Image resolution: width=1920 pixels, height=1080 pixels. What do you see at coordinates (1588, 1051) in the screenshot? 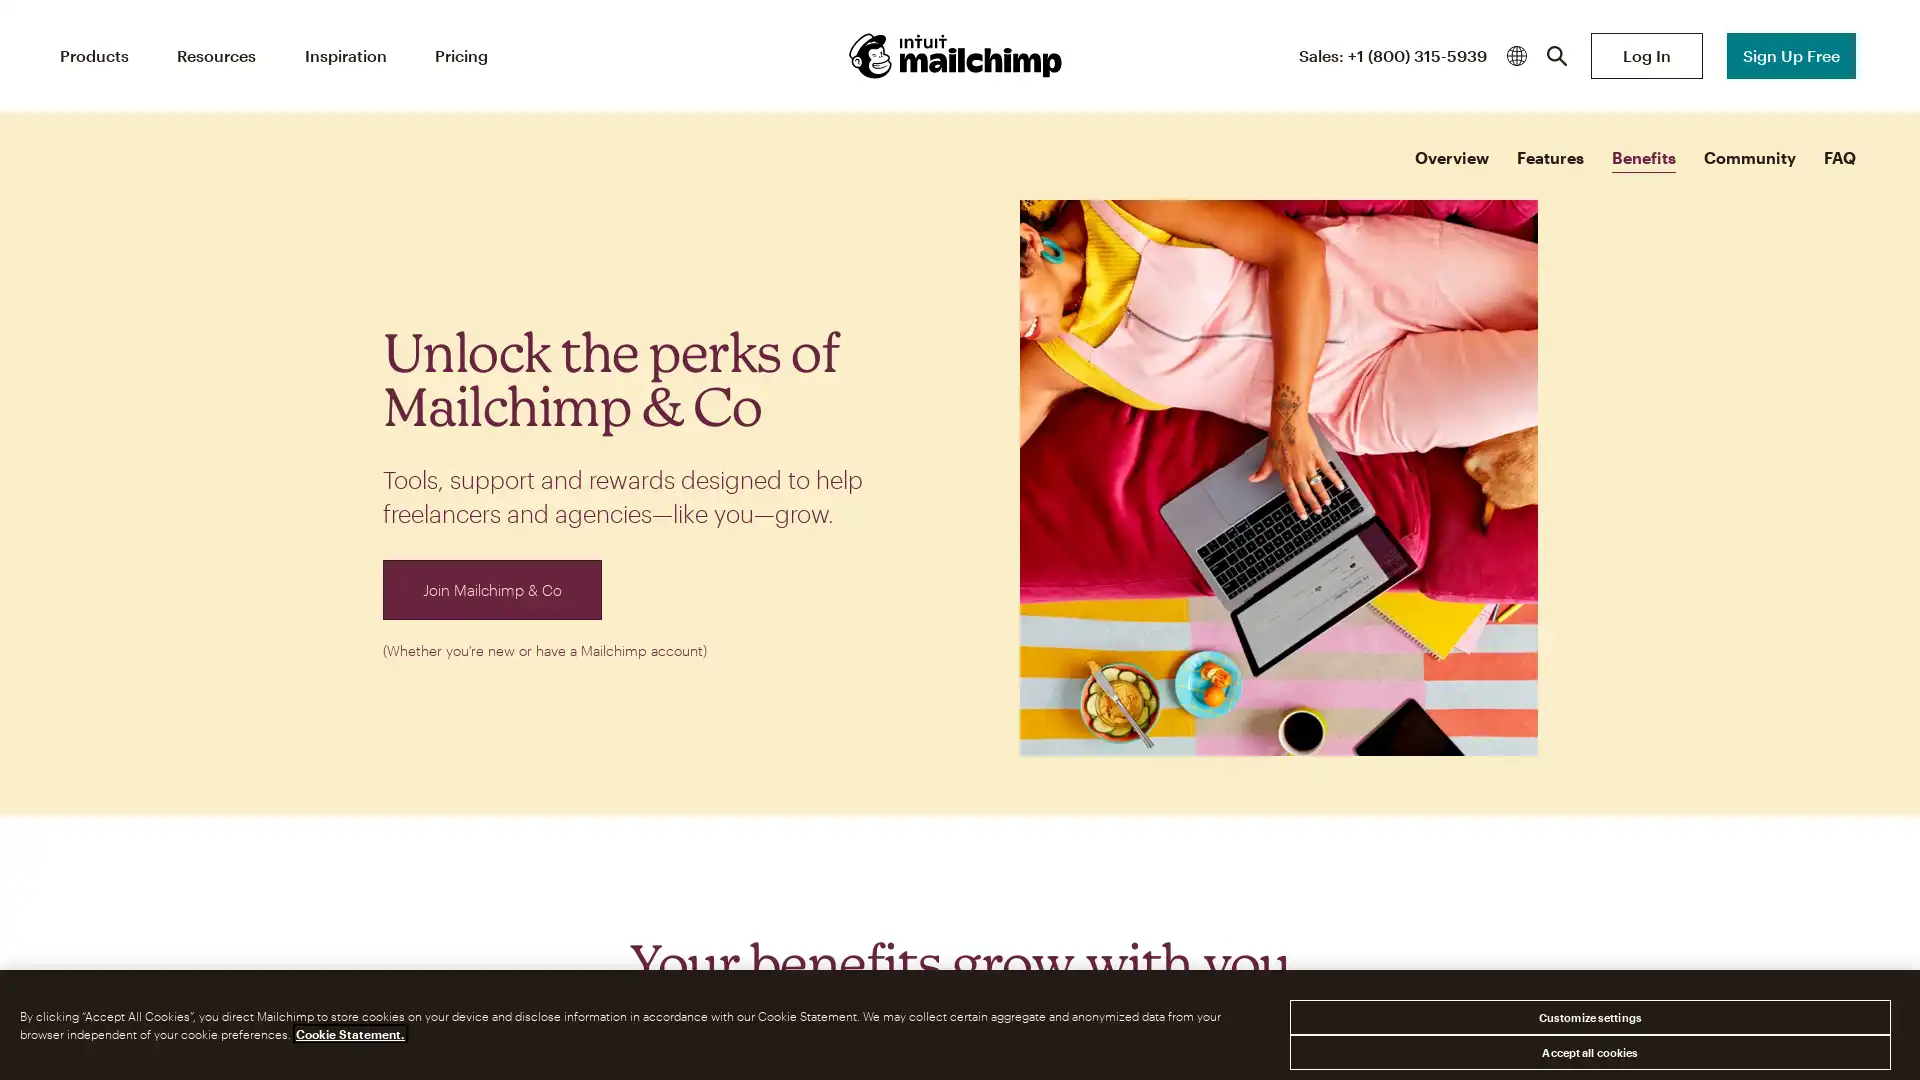
I see `Accept all cookies` at bounding box center [1588, 1051].